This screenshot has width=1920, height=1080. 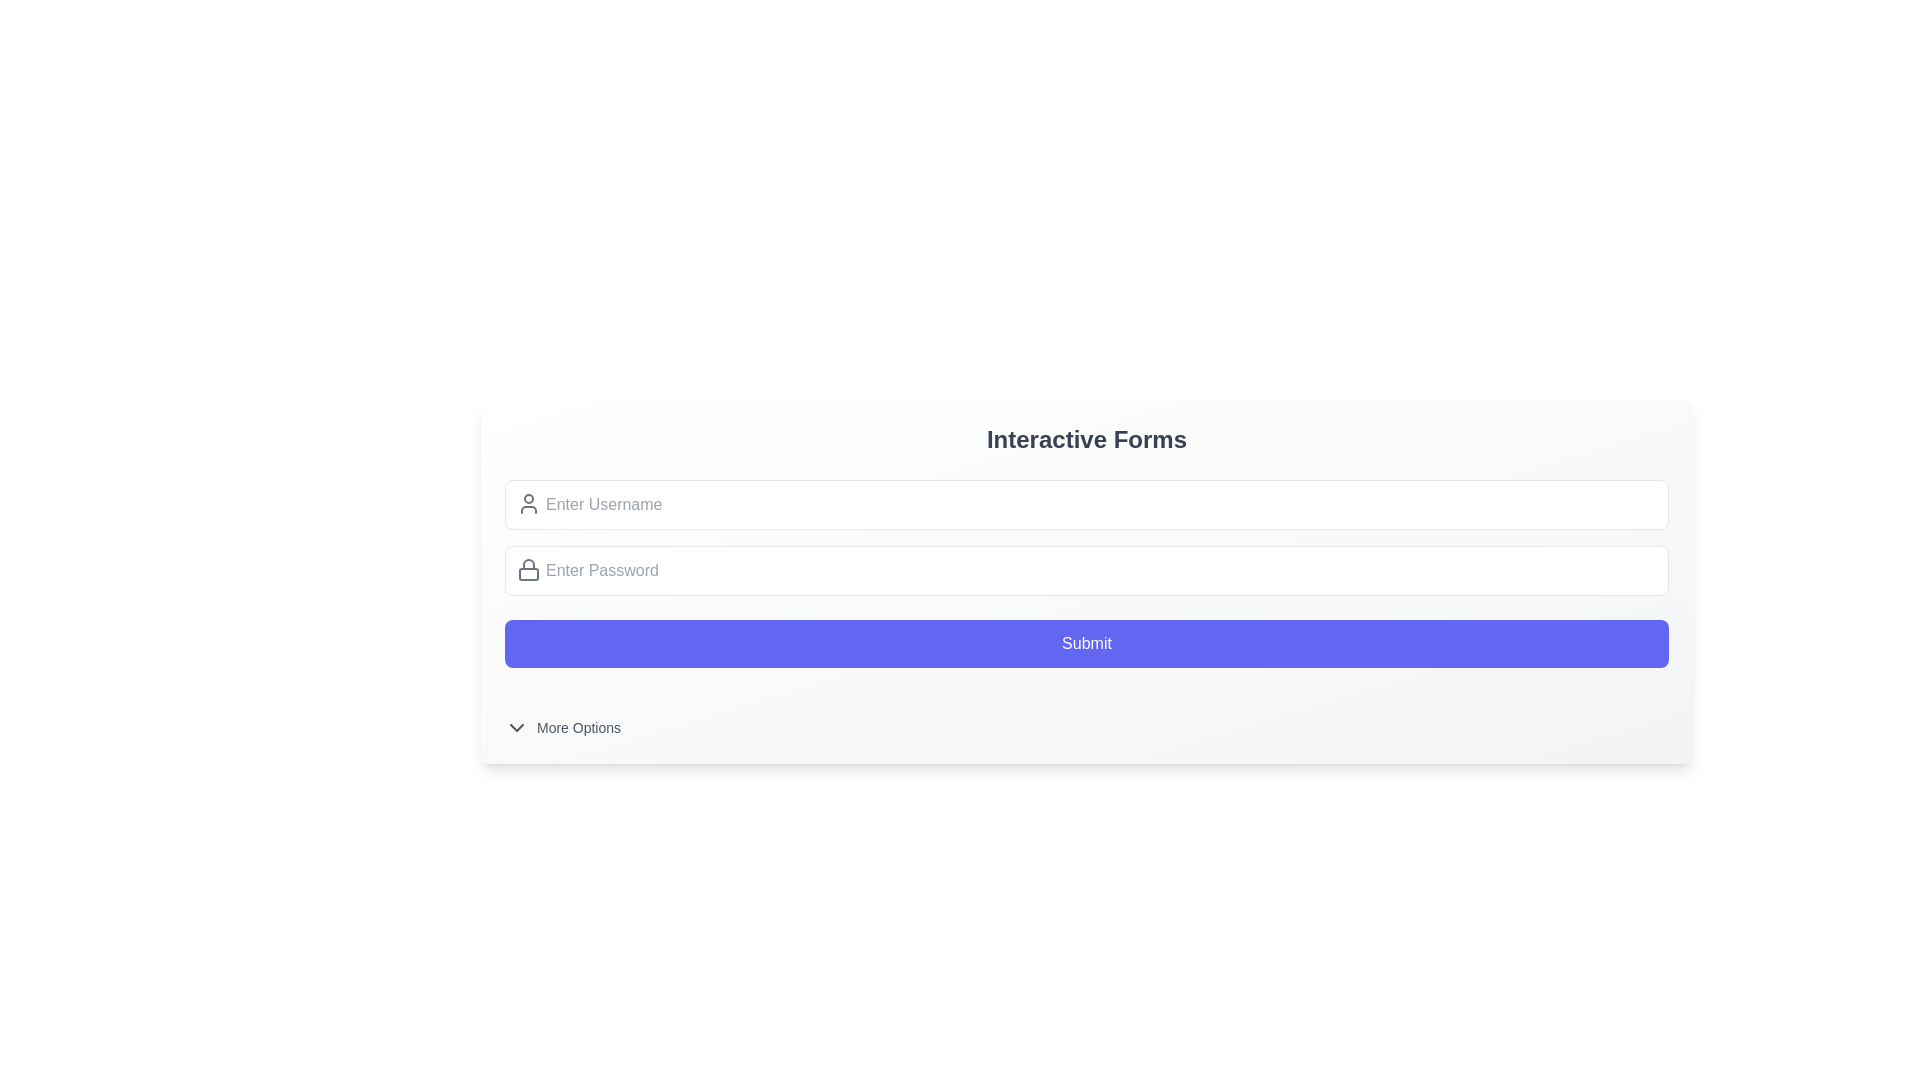 What do you see at coordinates (528, 570) in the screenshot?
I see `the password input icon located to the left of the 'Enter Password' text input field to visually indicate that the field is for password input` at bounding box center [528, 570].